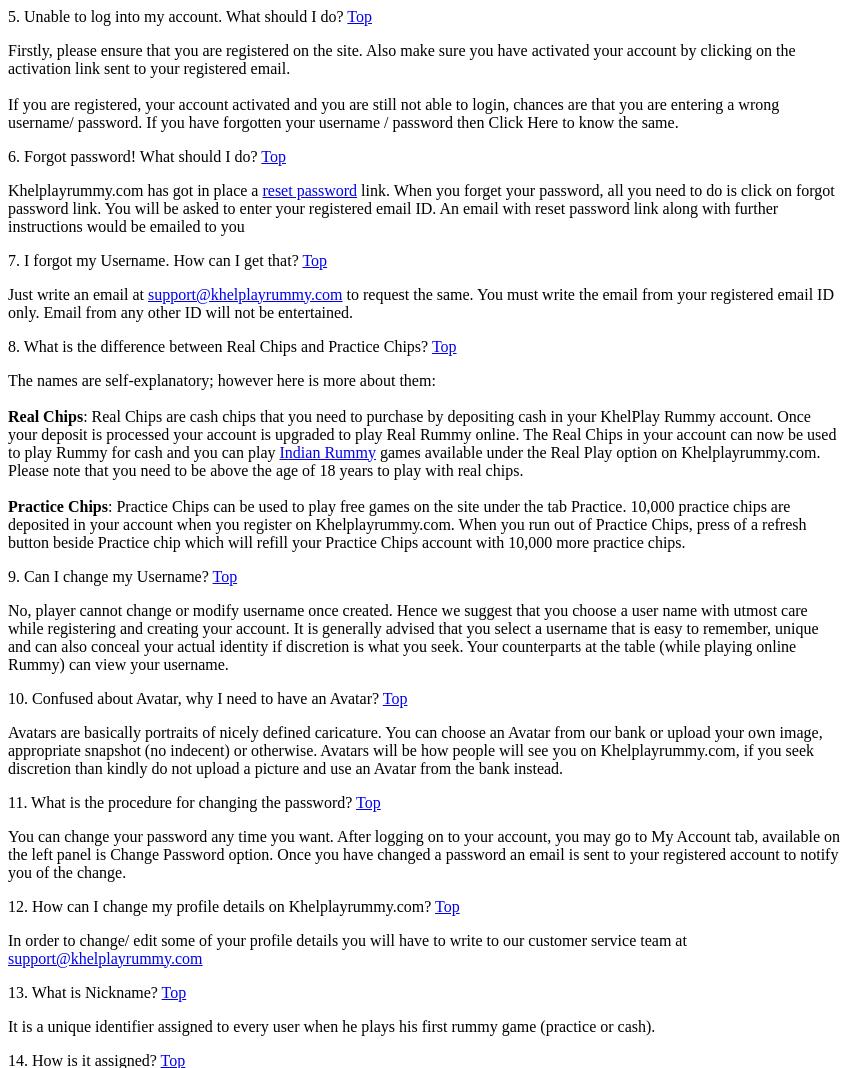  I want to click on '11. What is the procedure for changing the password?', so click(180, 801).